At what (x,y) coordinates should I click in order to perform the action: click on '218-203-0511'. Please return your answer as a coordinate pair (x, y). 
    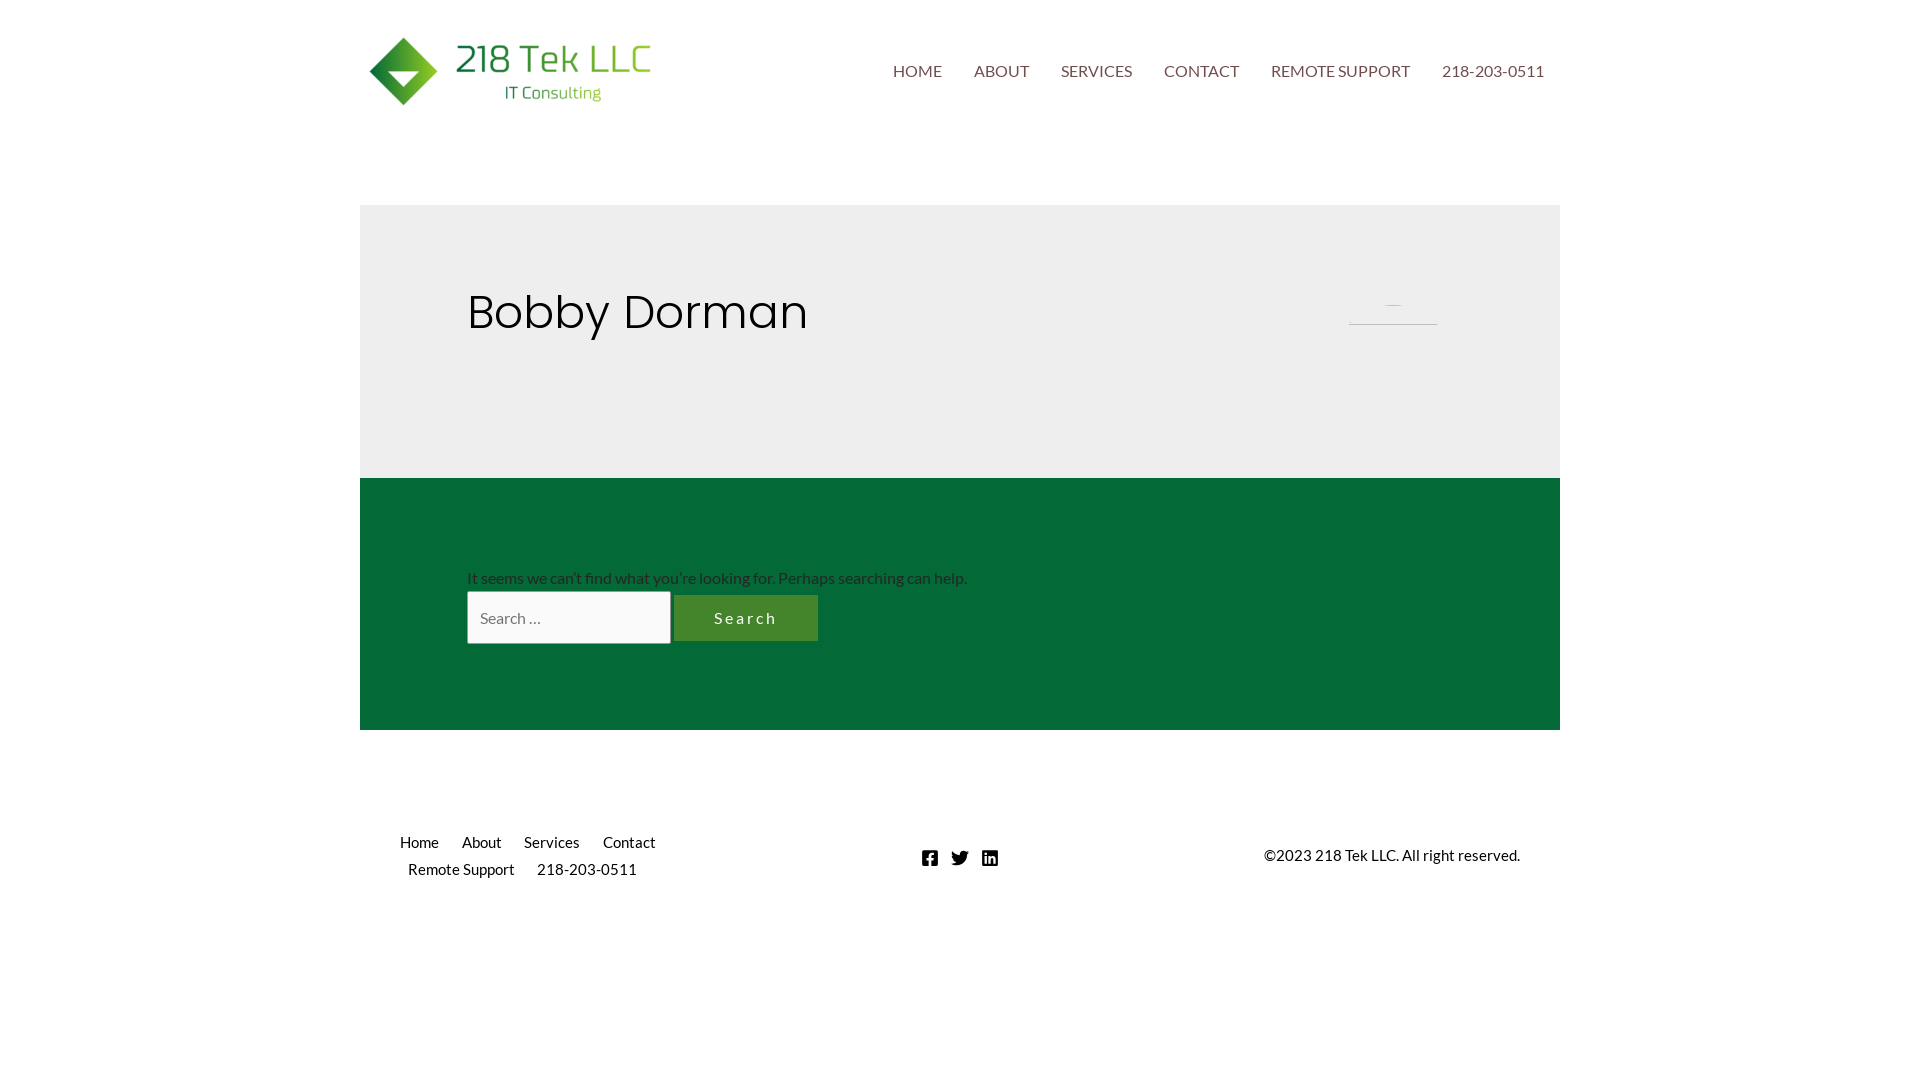
    Looking at the image, I should click on (590, 868).